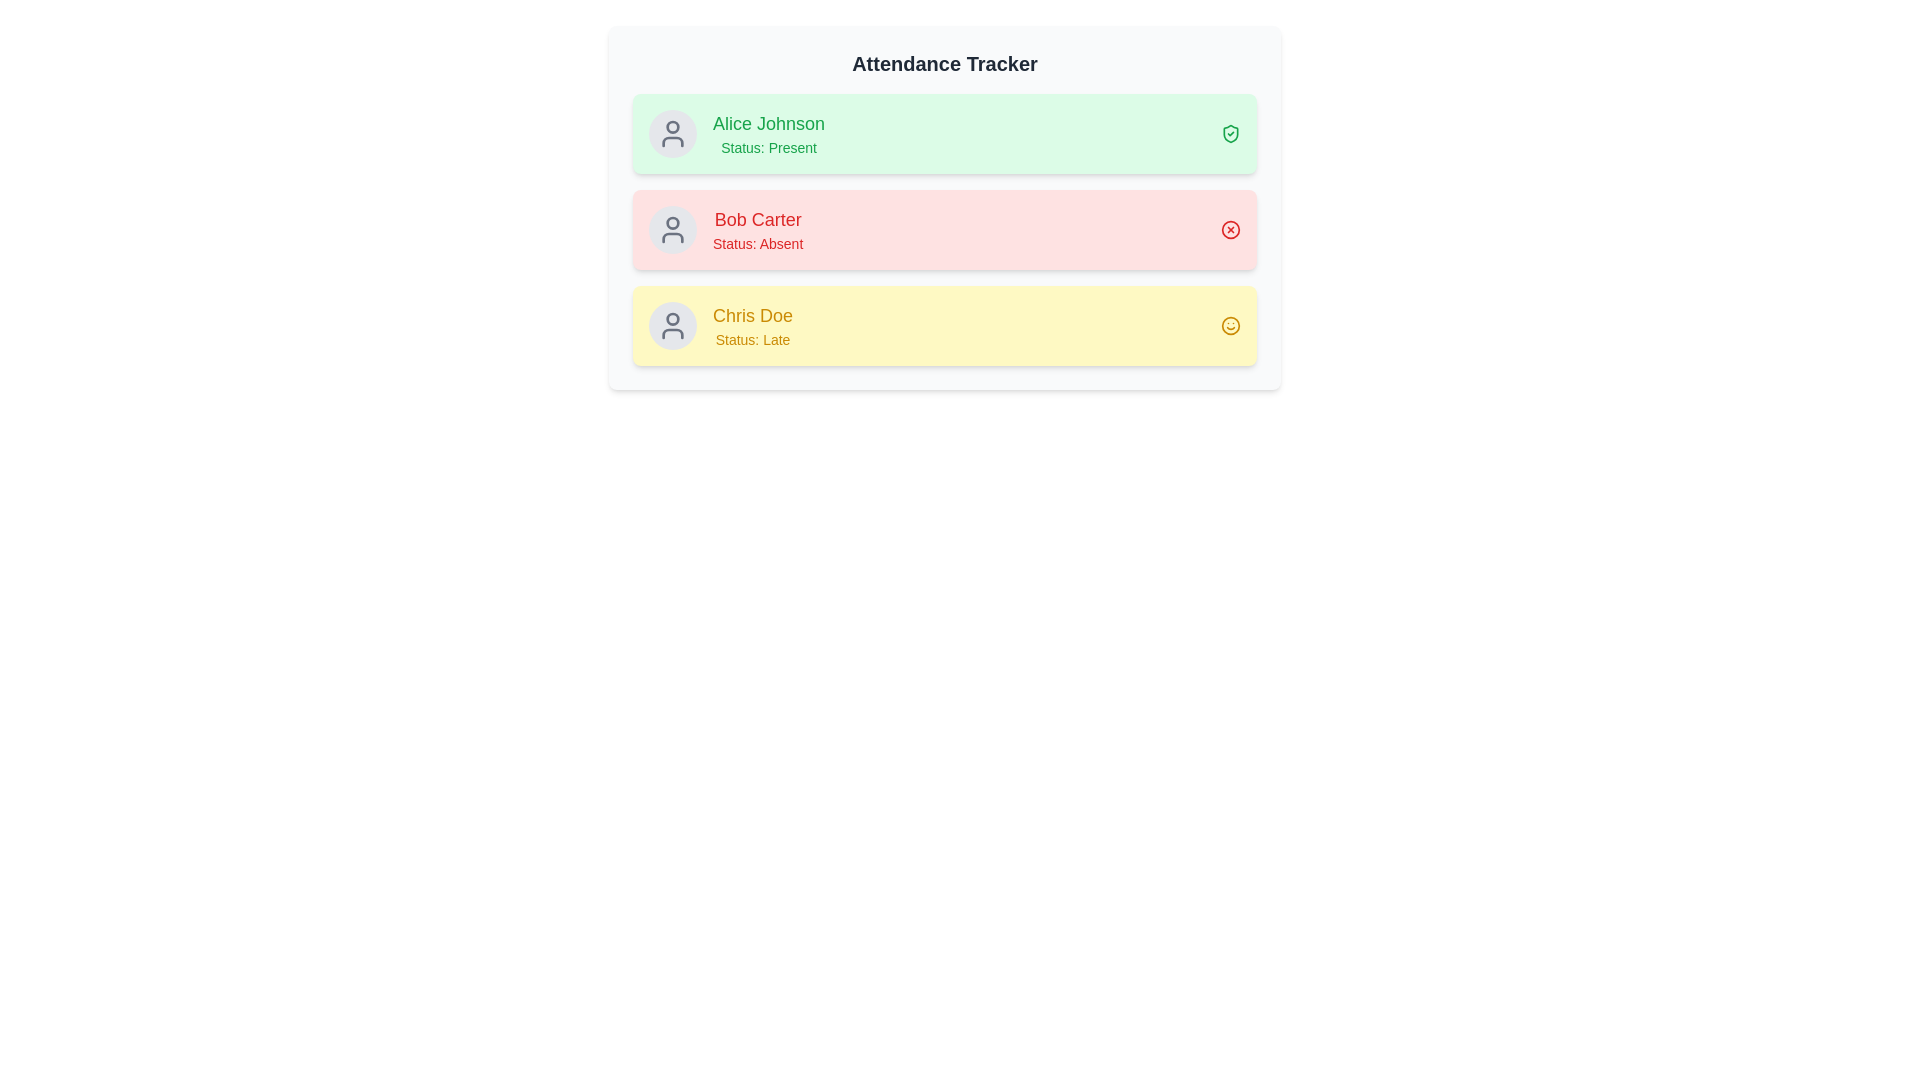 The height and width of the screenshot is (1080, 1920). Describe the element at coordinates (672, 229) in the screenshot. I see `the Avatar Icon, which is a gray circle with a user profile icon, located within the card labeled 'Bob Carter' in the Attendance Tracker` at that location.